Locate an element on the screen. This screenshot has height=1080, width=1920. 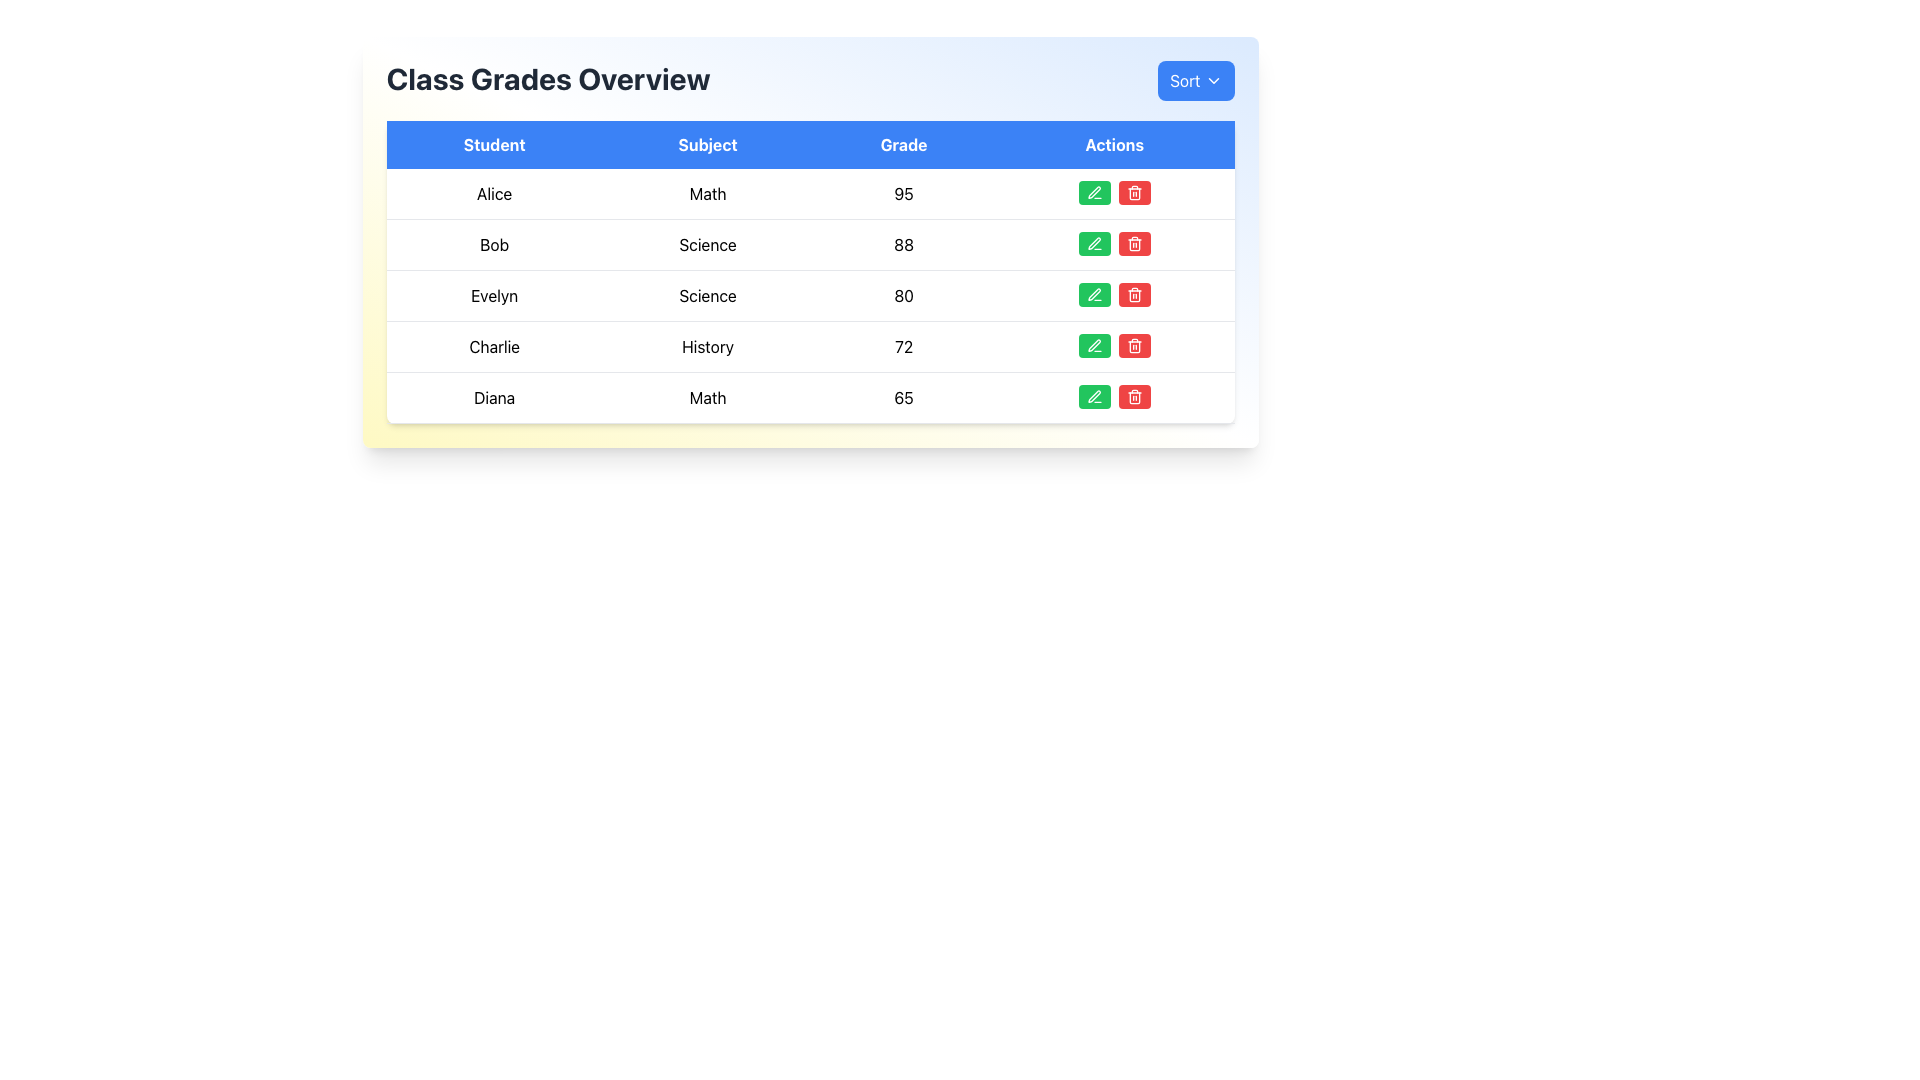
text displayed in the label for the student named 'Charlie', which is located in the first column of the table and in the third row is located at coordinates (494, 346).